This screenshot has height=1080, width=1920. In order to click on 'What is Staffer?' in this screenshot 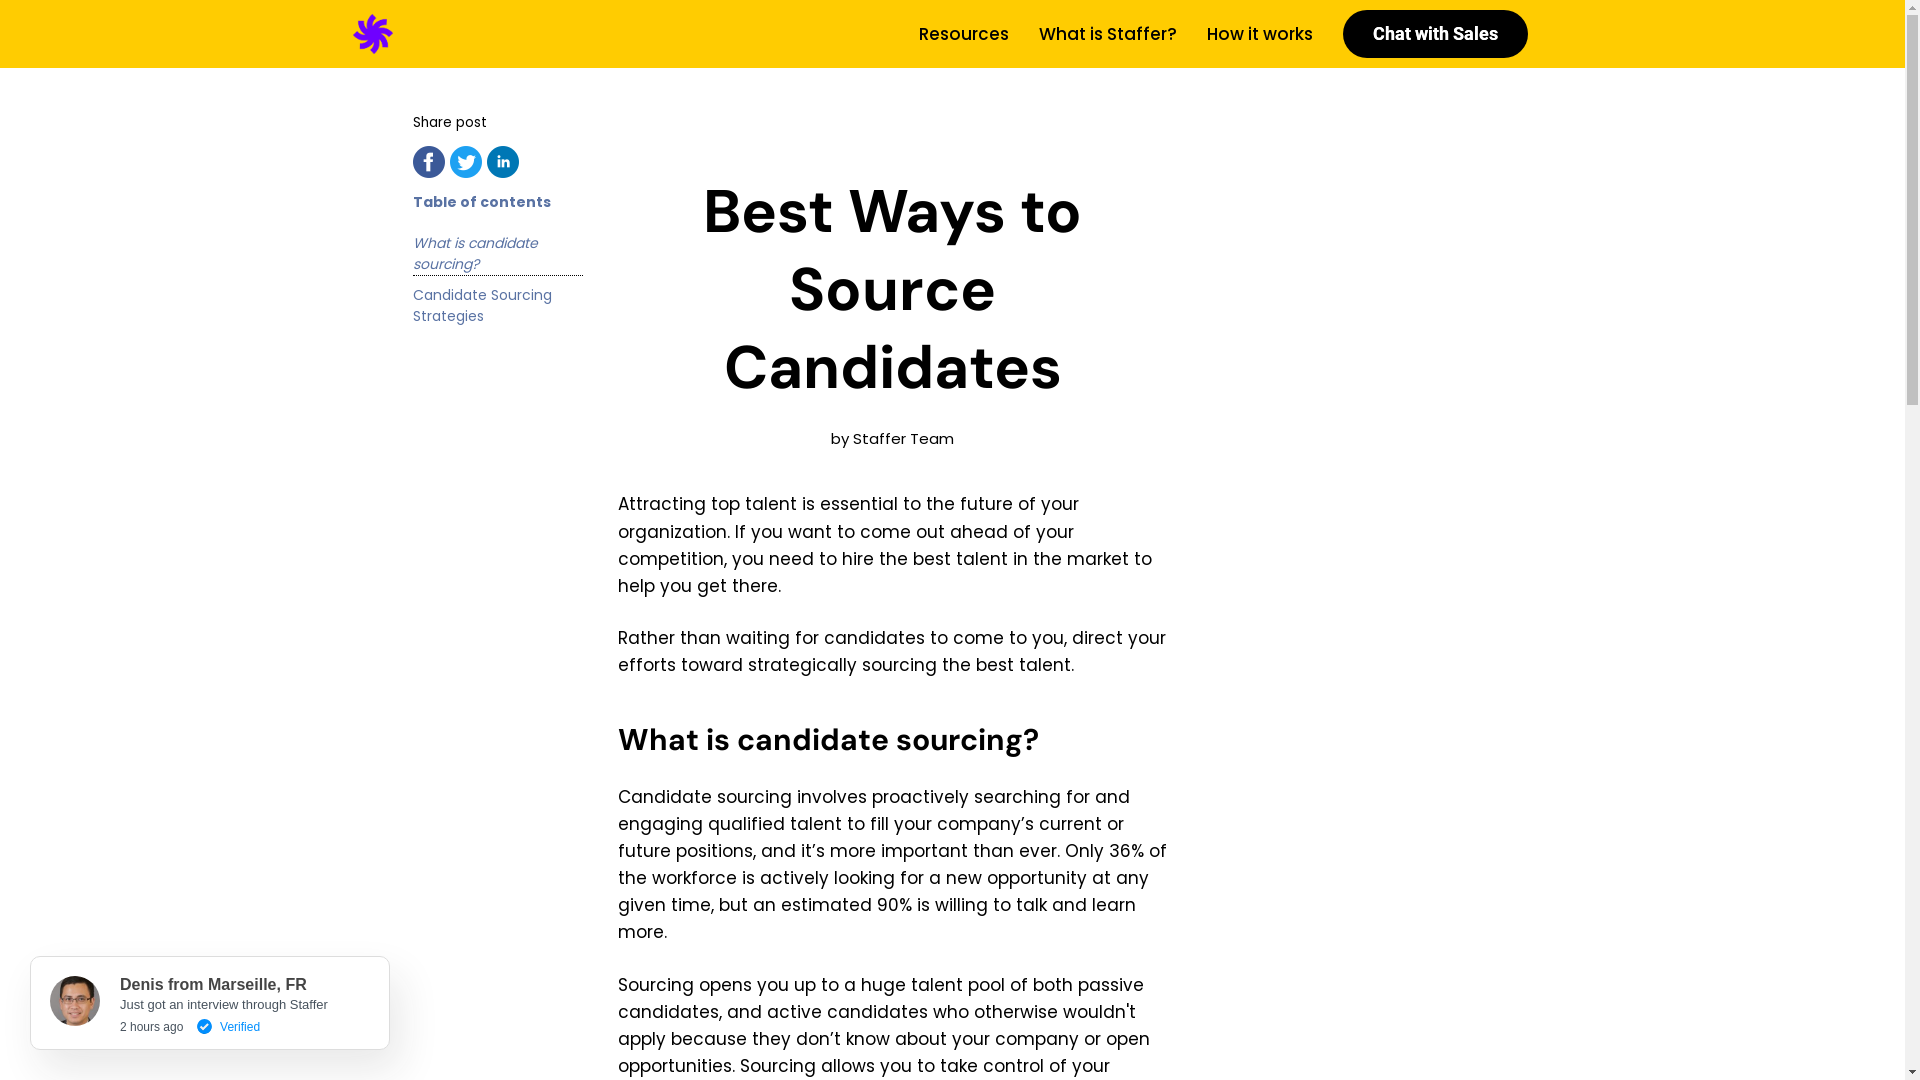, I will do `click(1037, 34)`.